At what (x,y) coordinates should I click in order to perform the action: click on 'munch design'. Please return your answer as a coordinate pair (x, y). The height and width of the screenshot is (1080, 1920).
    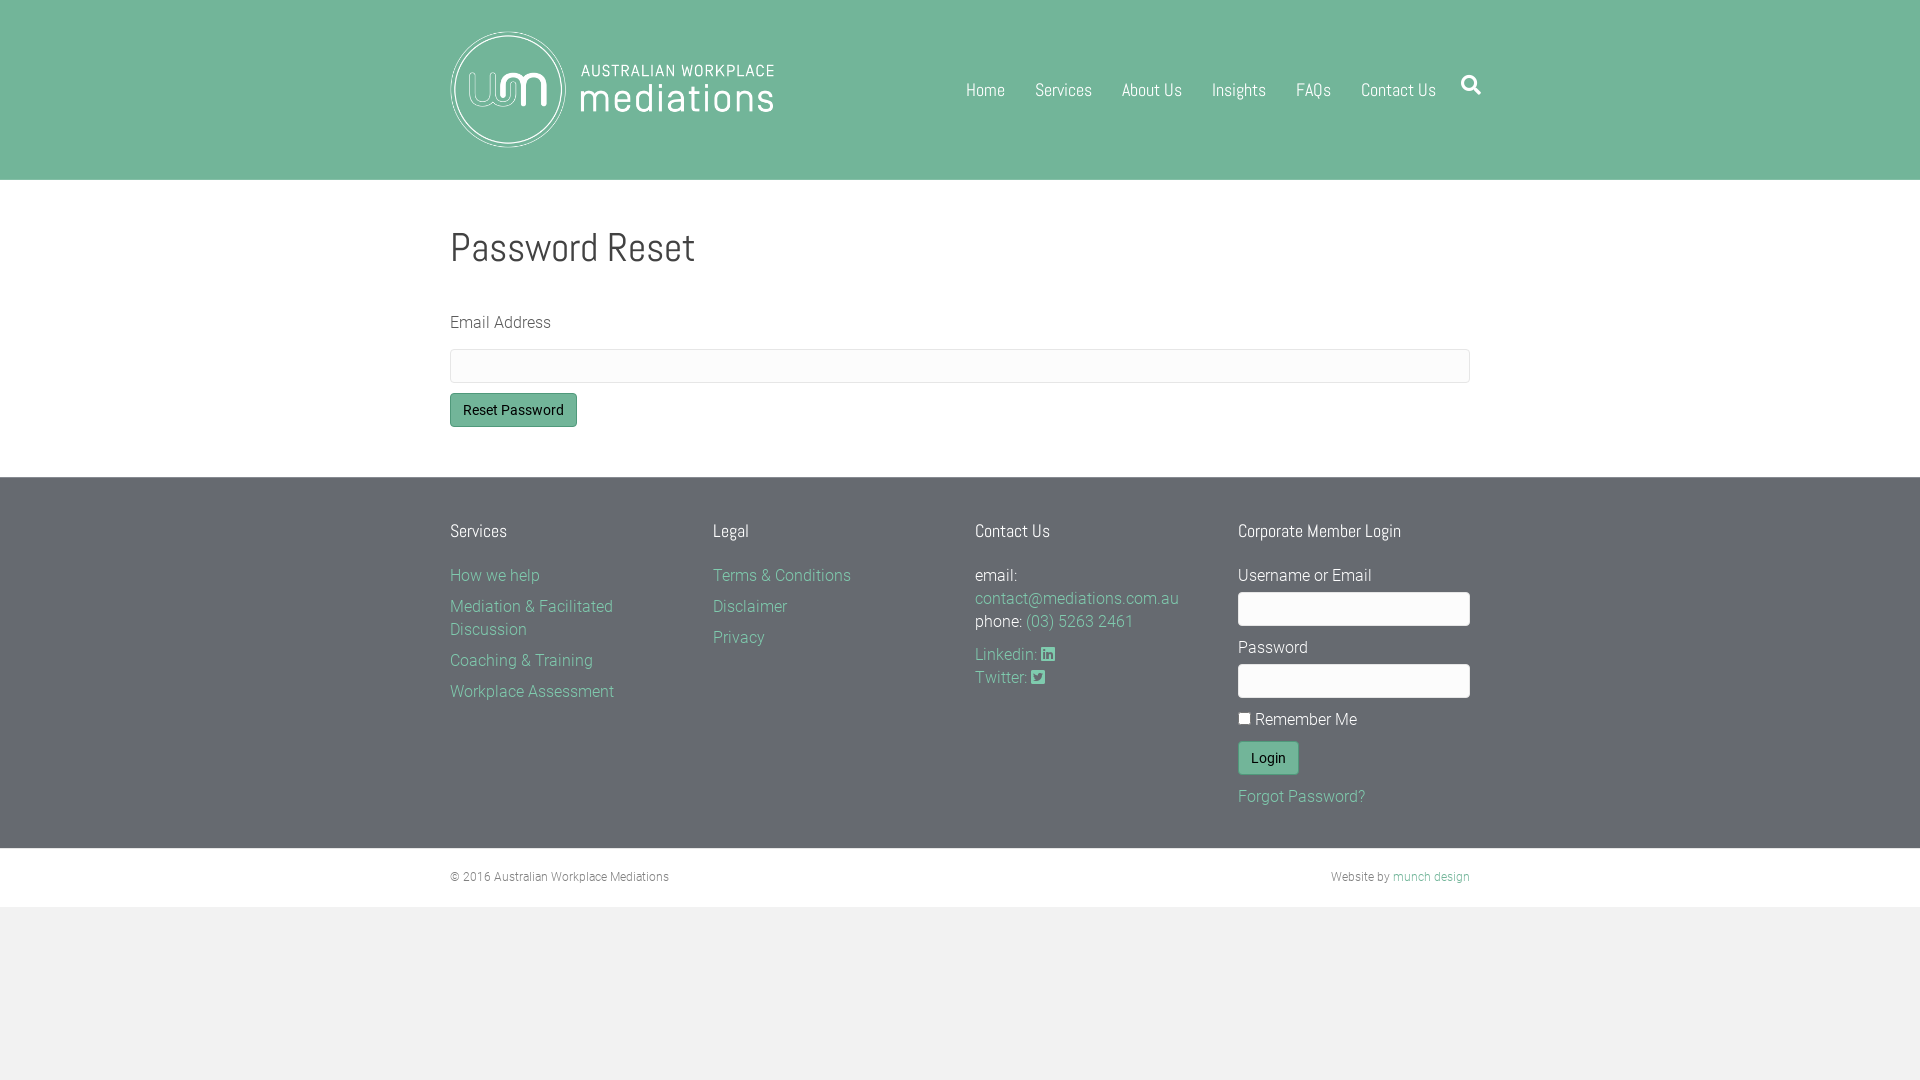
    Looking at the image, I should click on (1430, 875).